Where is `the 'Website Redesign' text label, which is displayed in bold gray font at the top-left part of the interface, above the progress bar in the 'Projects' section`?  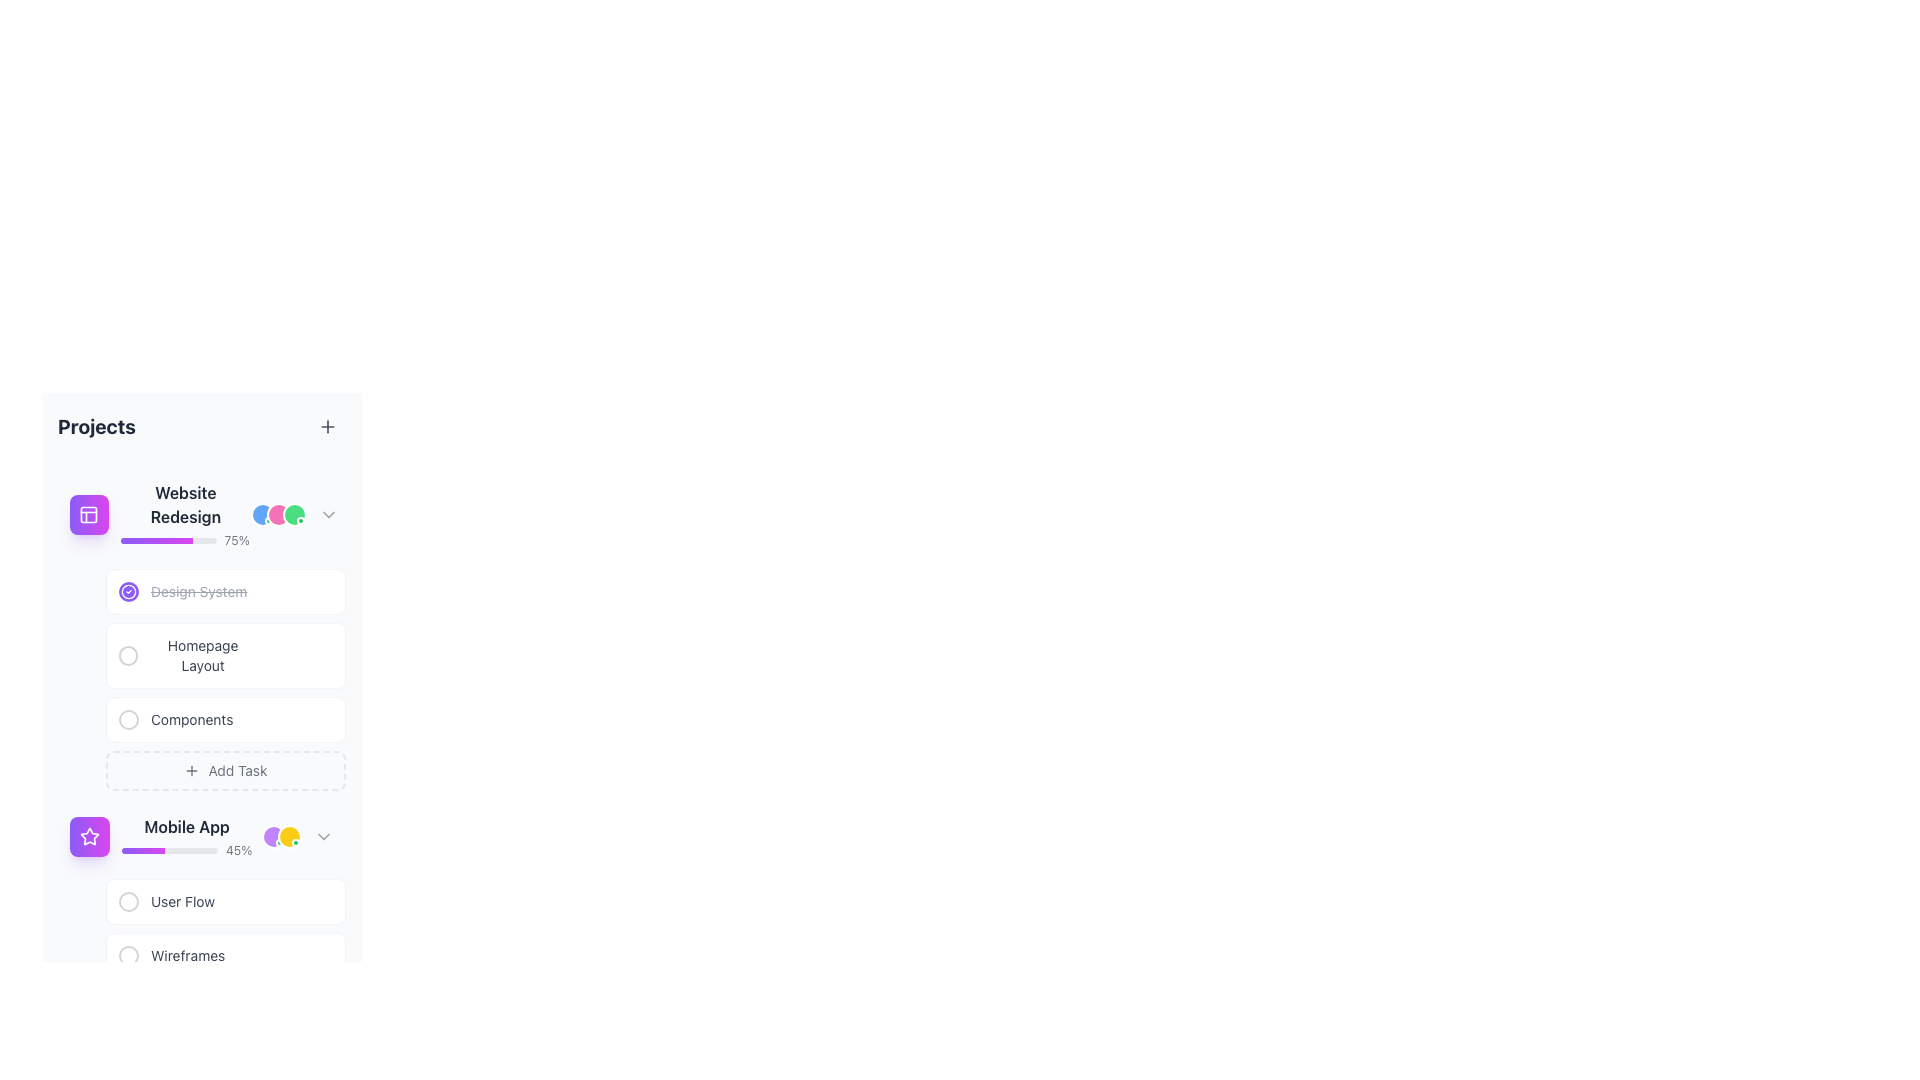 the 'Website Redesign' text label, which is displayed in bold gray font at the top-left part of the interface, above the progress bar in the 'Projects' section is located at coordinates (185, 504).